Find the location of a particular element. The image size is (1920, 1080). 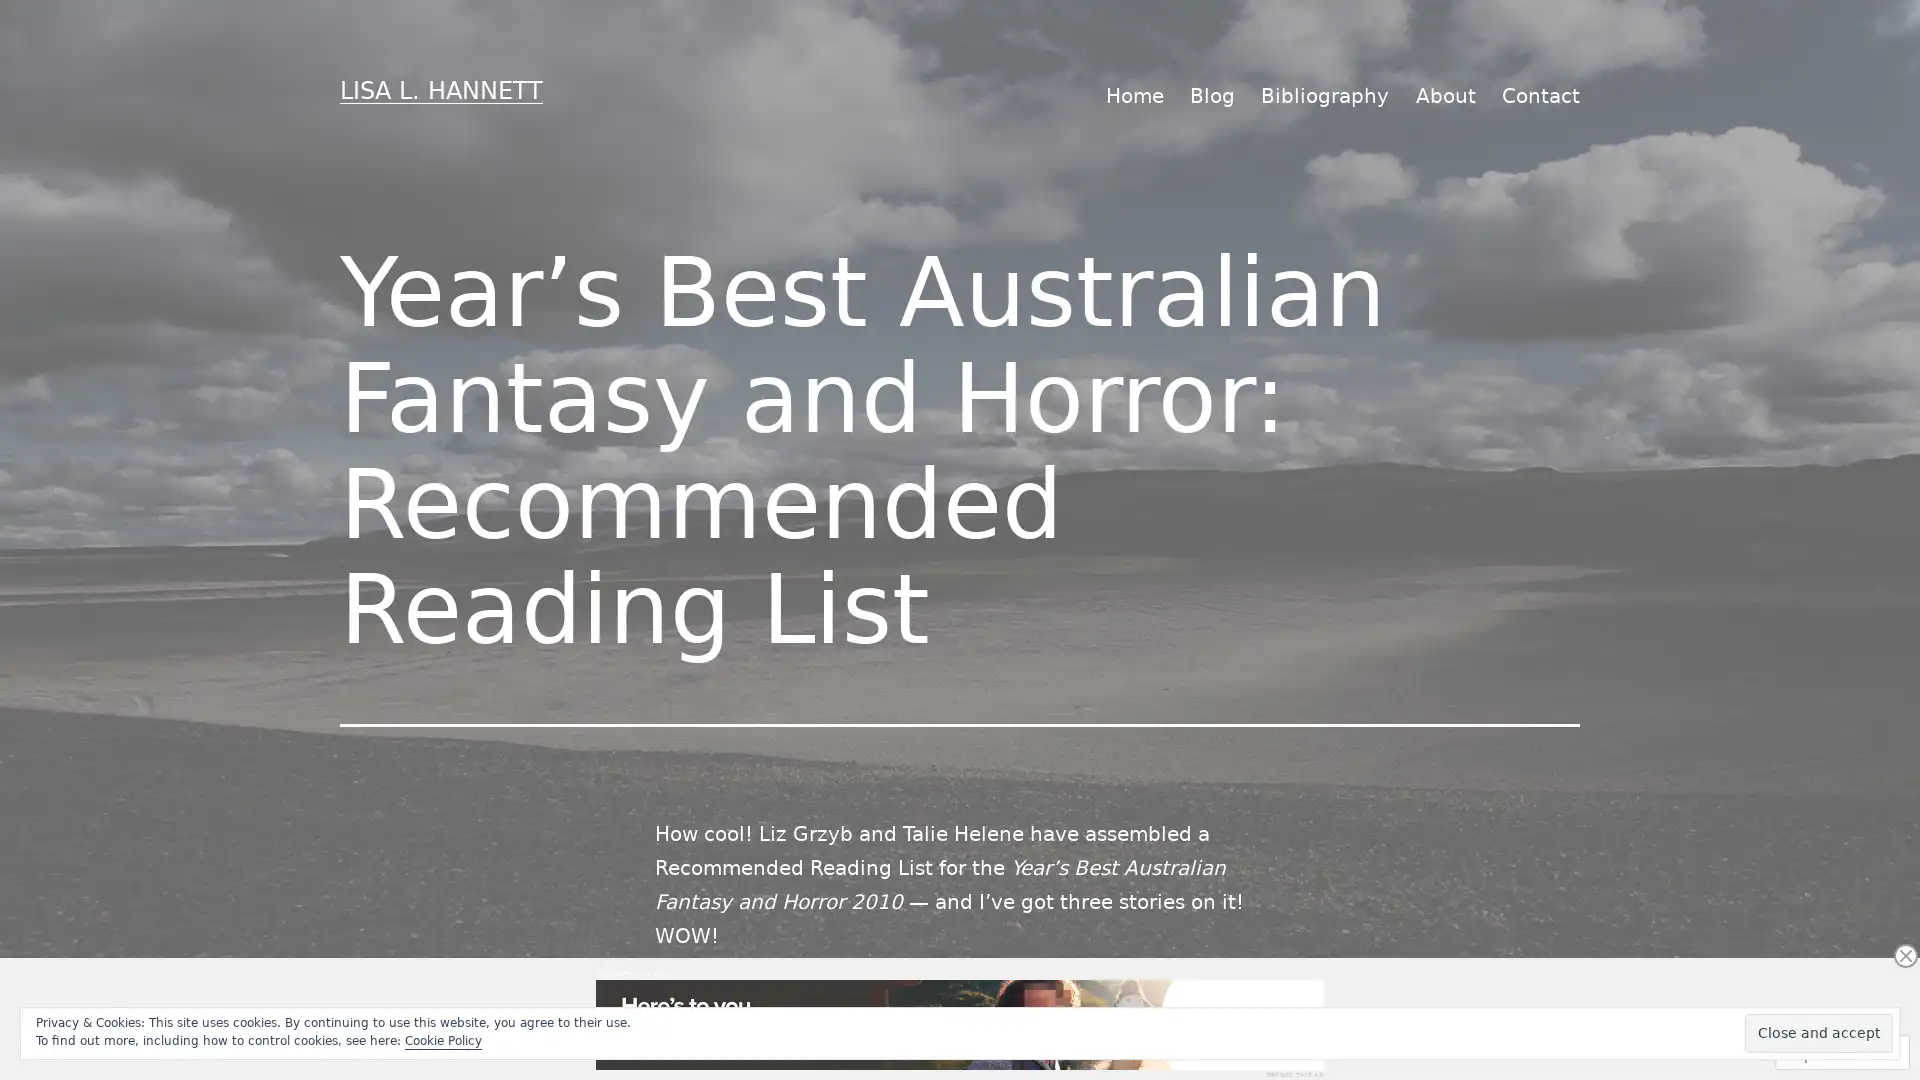

Close and accept is located at coordinates (1819, 1033).